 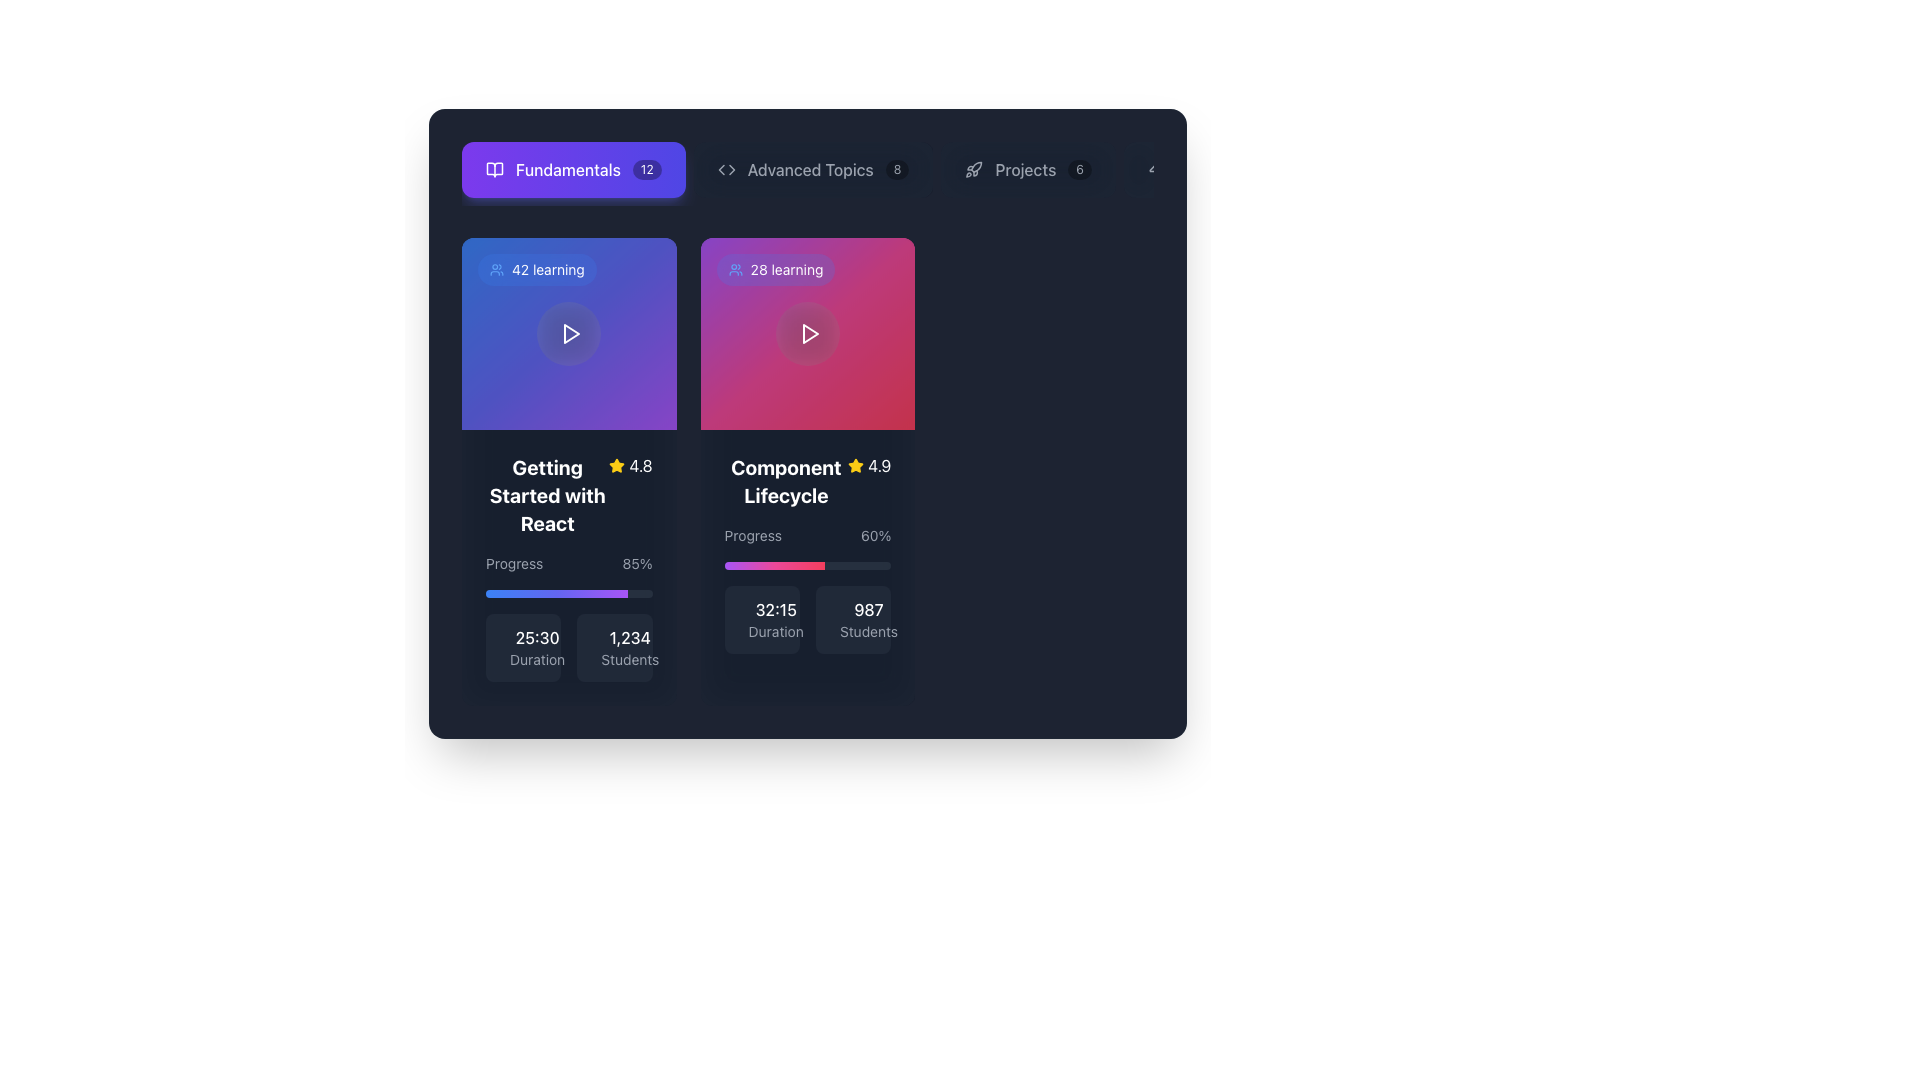 What do you see at coordinates (1025, 168) in the screenshot?
I see `text label 'Projects' located in the navigation bar, which is positioned between the 'Advanced Topics' label and the number '6'` at bounding box center [1025, 168].